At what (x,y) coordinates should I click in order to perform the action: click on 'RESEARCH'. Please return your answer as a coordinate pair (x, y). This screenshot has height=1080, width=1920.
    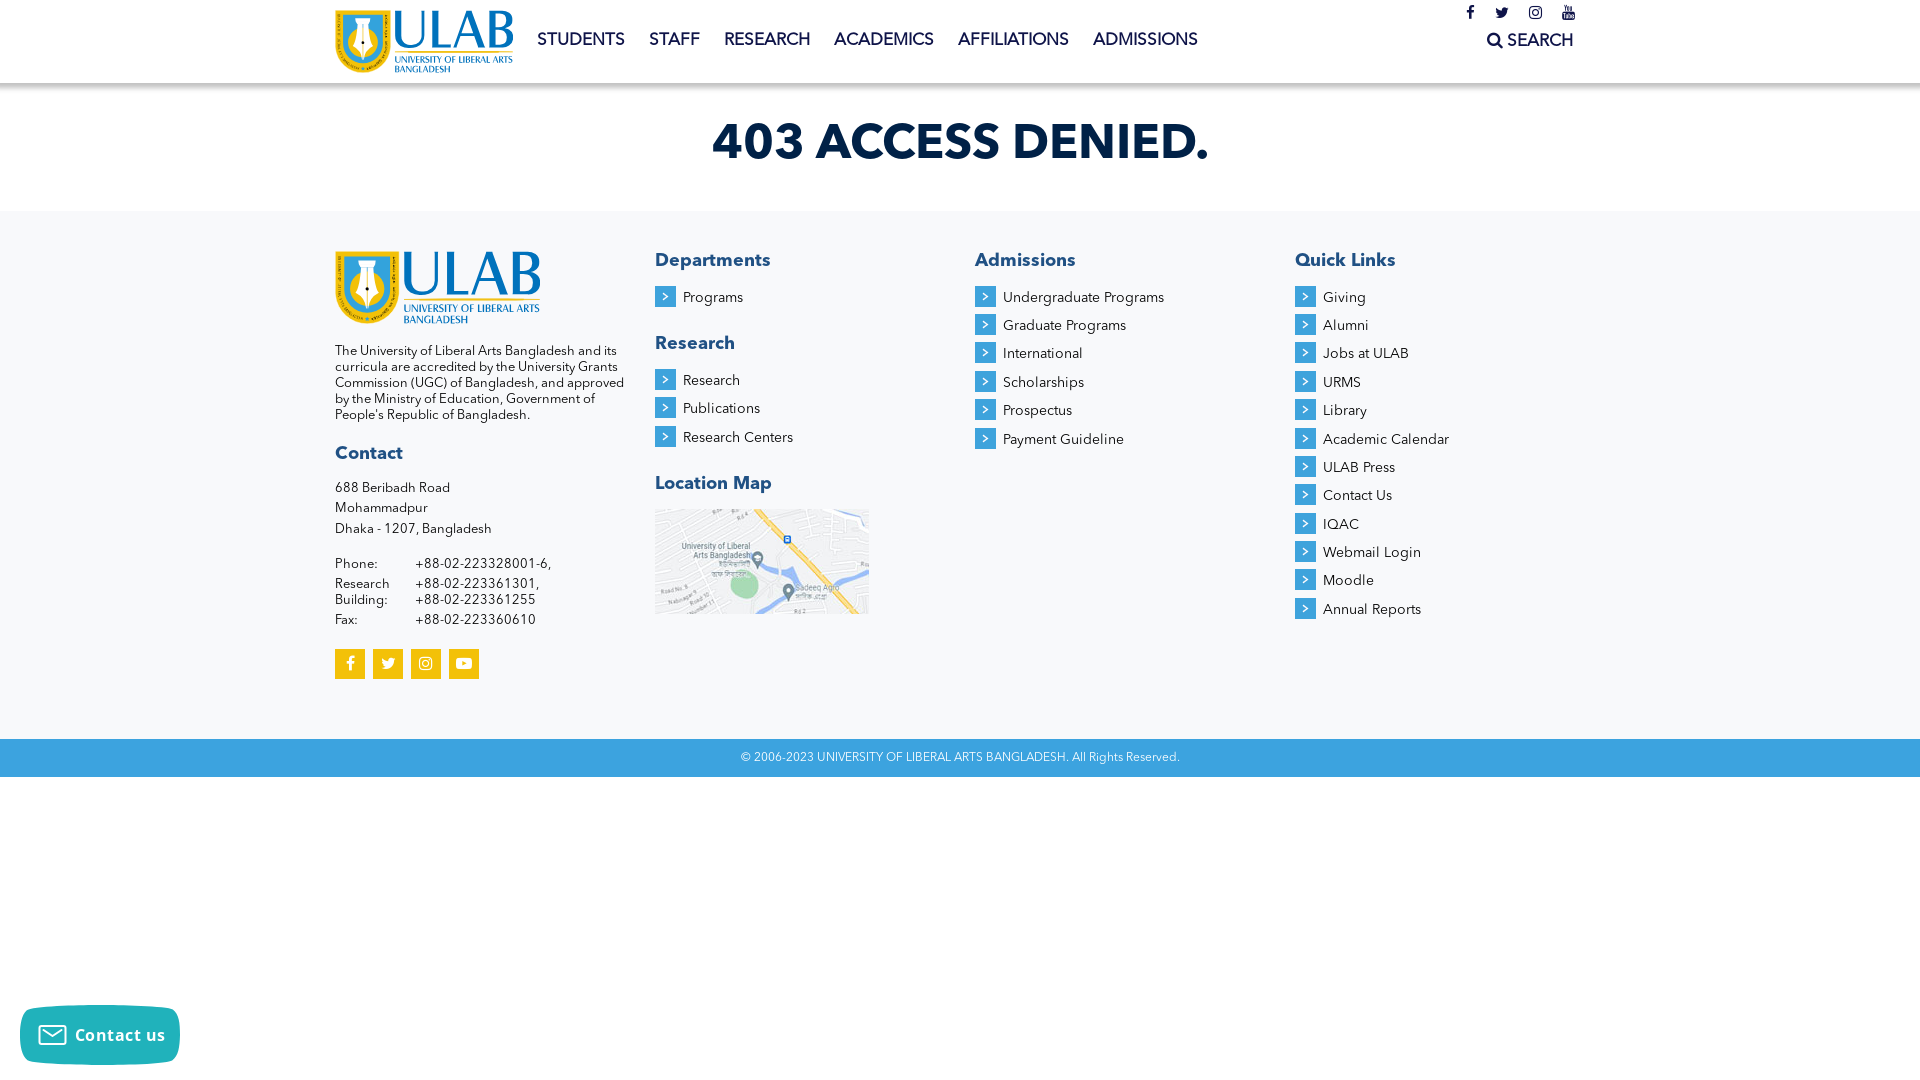
    Looking at the image, I should click on (766, 41).